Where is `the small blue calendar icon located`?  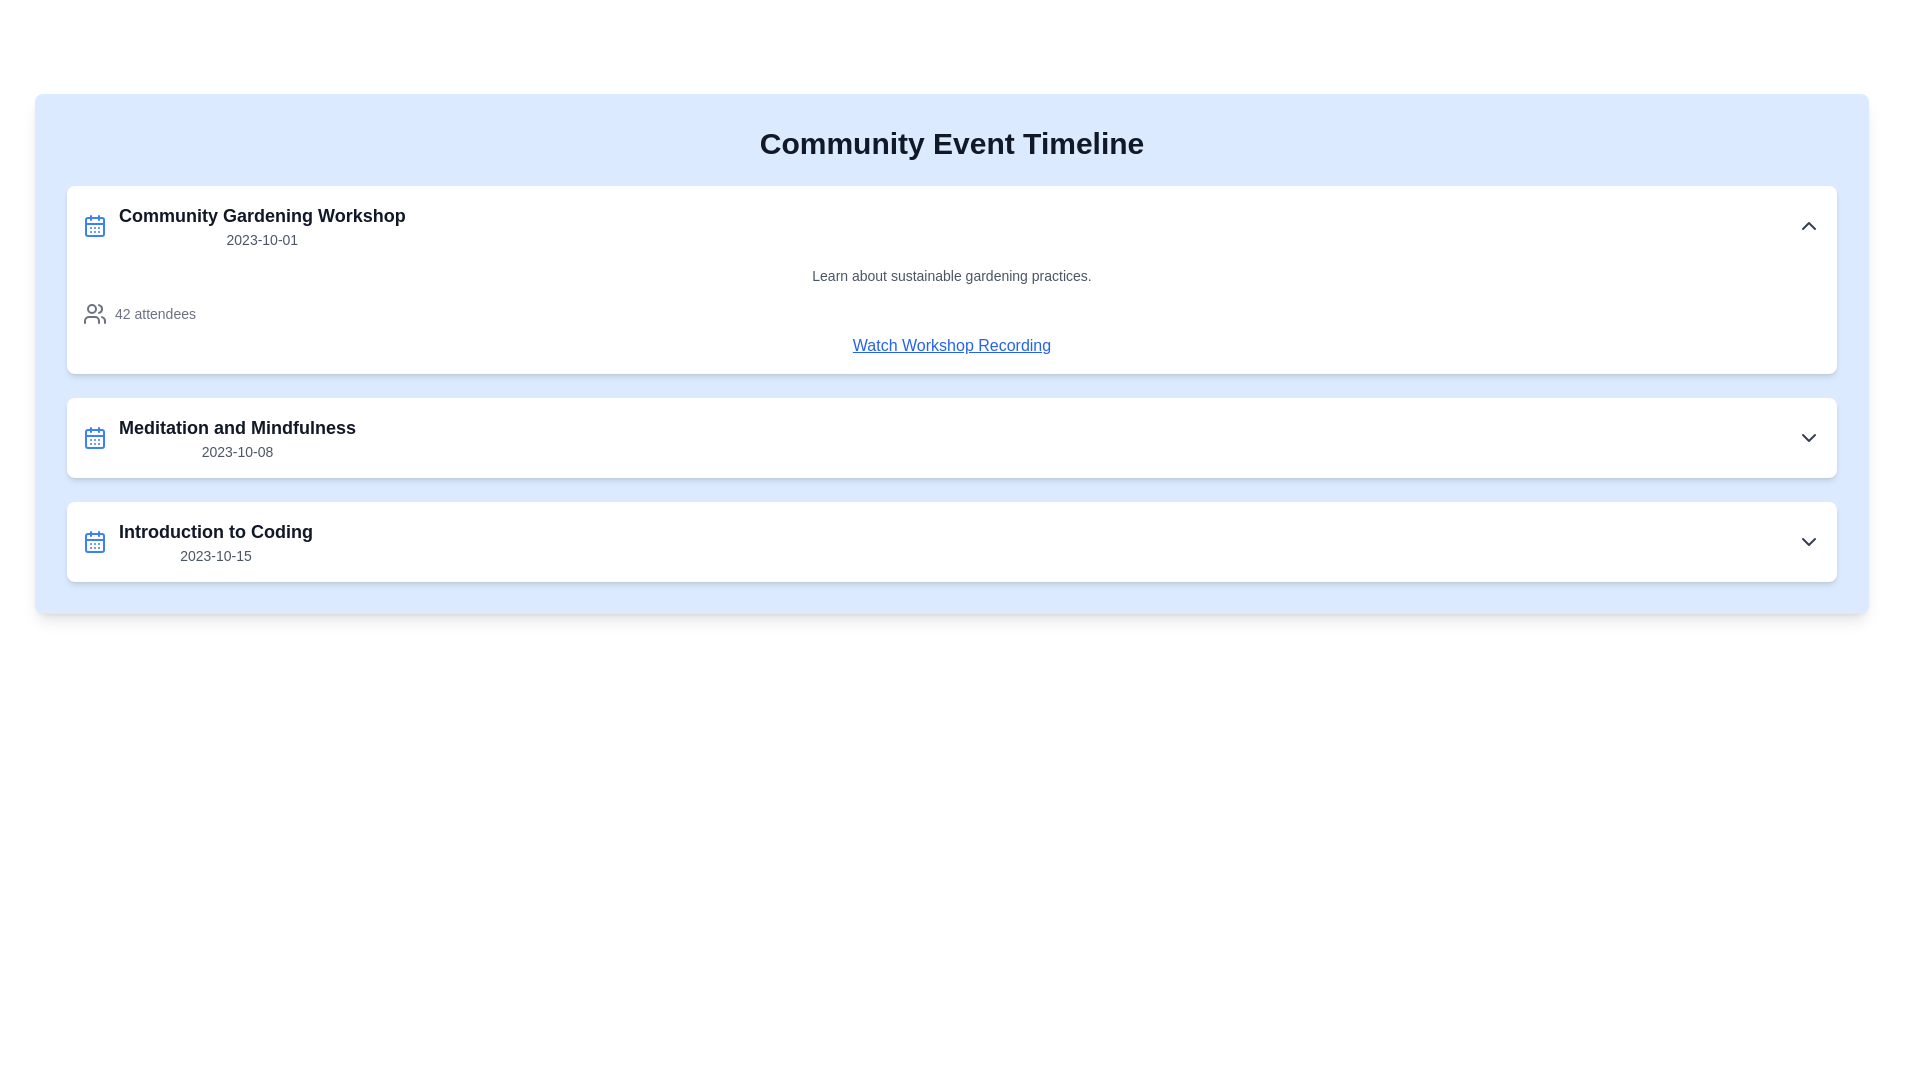 the small blue calendar icon located is located at coordinates (94, 225).